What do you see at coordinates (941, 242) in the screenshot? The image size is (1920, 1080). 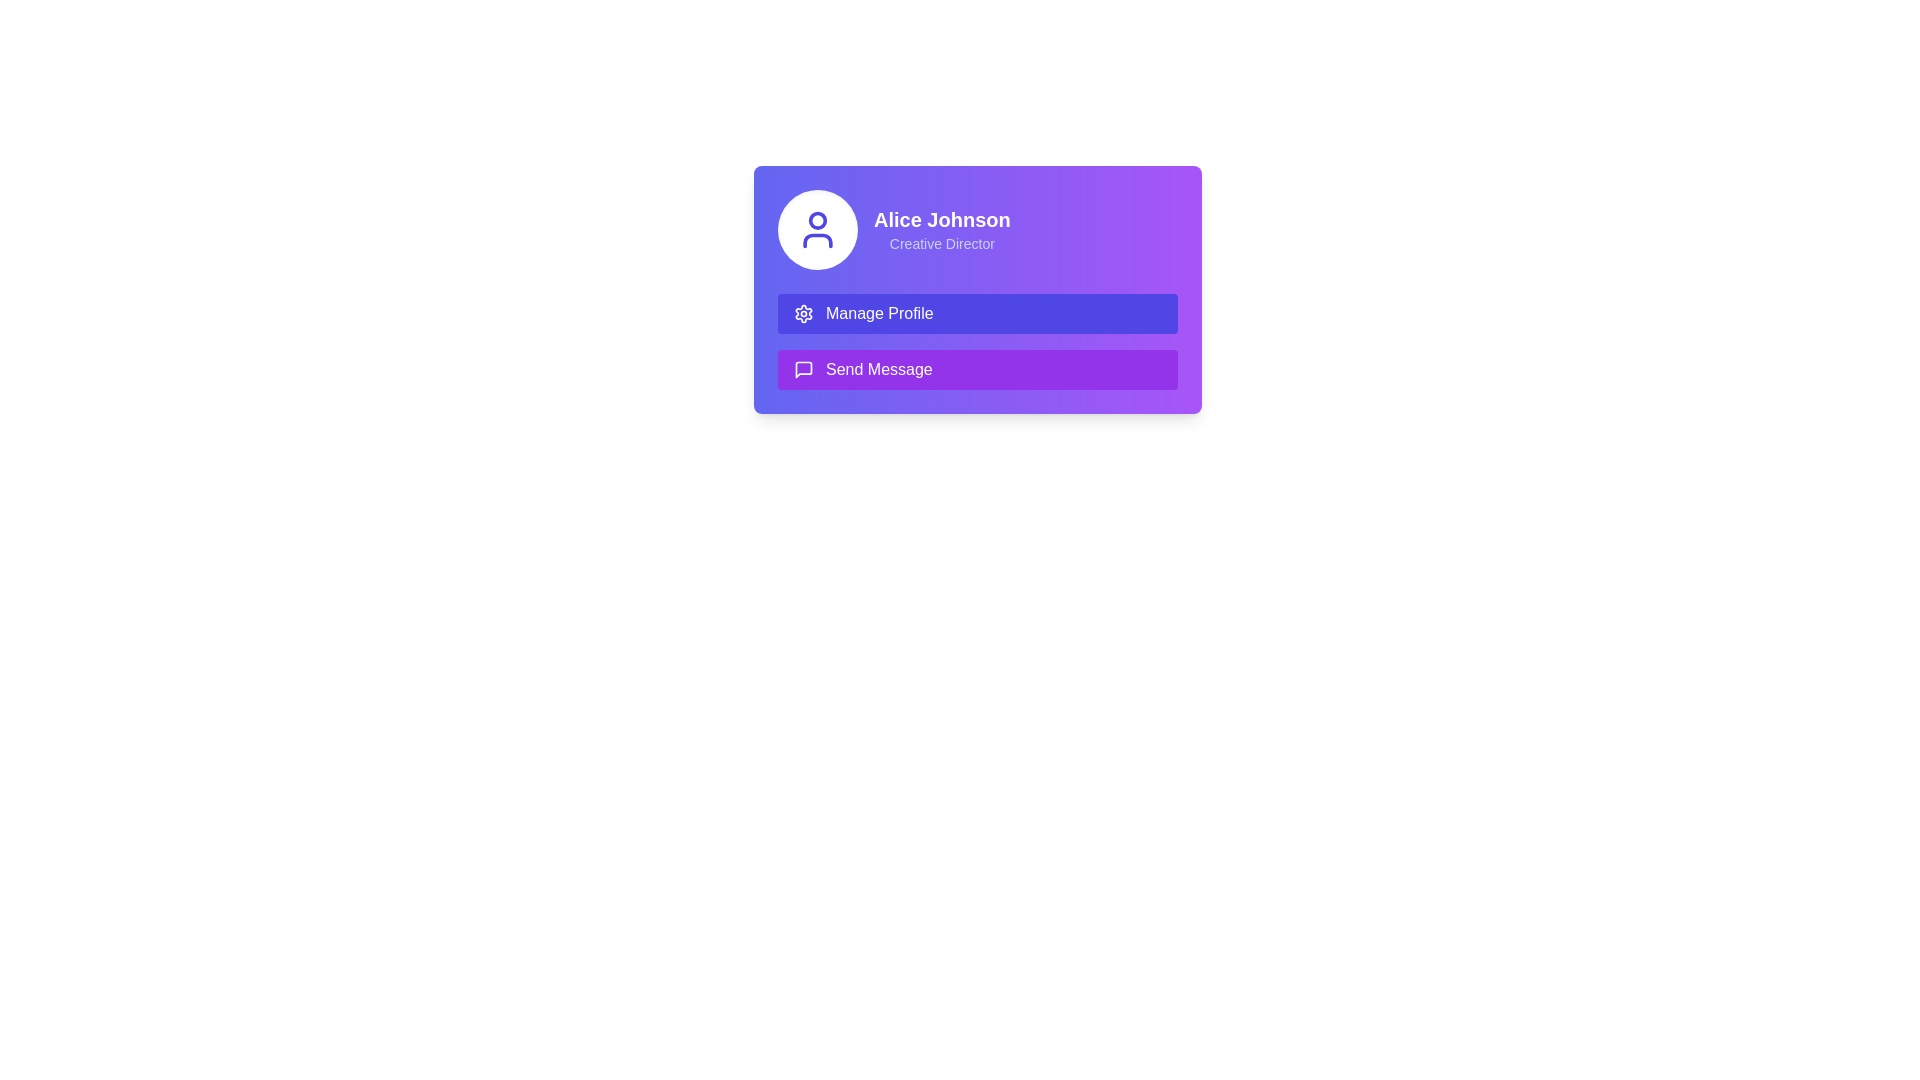 I see `the Text Label that designates the role of the user, located beneath 'Alice Johnson'` at bounding box center [941, 242].